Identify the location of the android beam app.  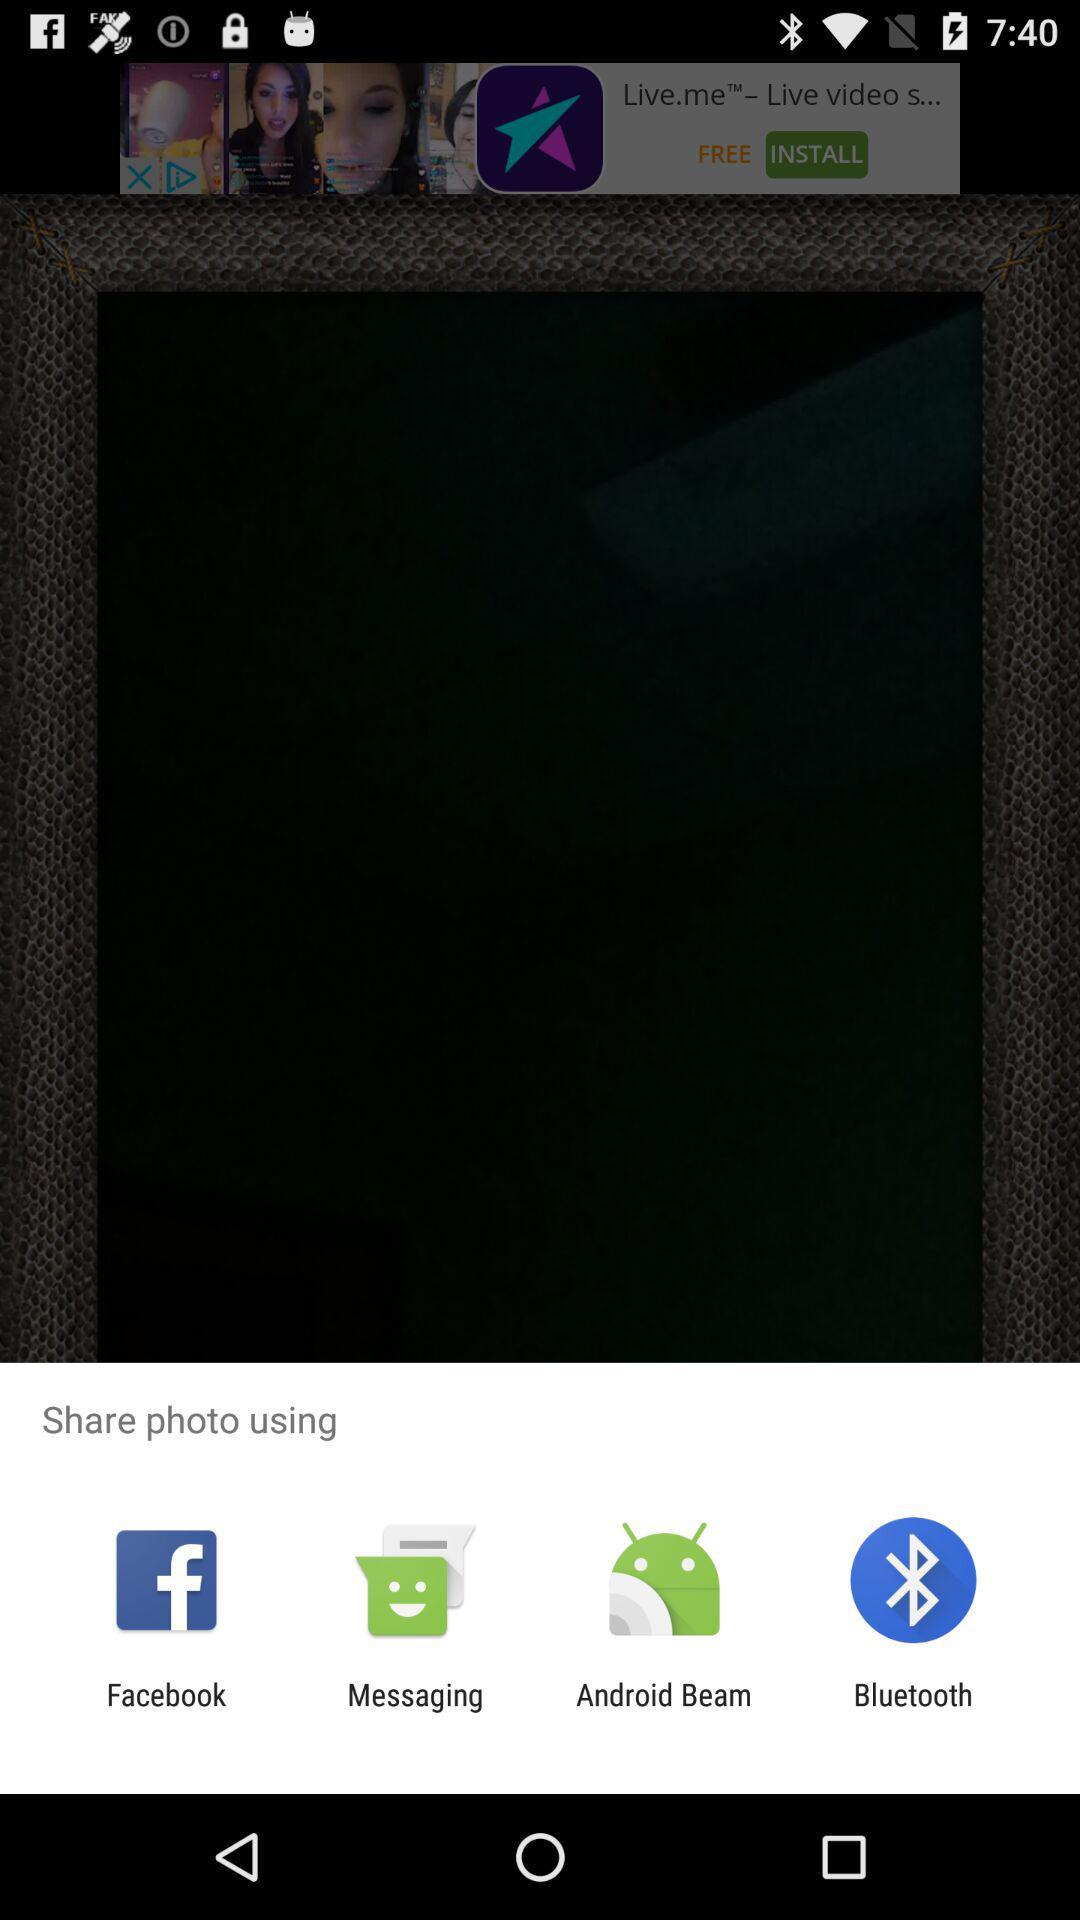
(664, 1711).